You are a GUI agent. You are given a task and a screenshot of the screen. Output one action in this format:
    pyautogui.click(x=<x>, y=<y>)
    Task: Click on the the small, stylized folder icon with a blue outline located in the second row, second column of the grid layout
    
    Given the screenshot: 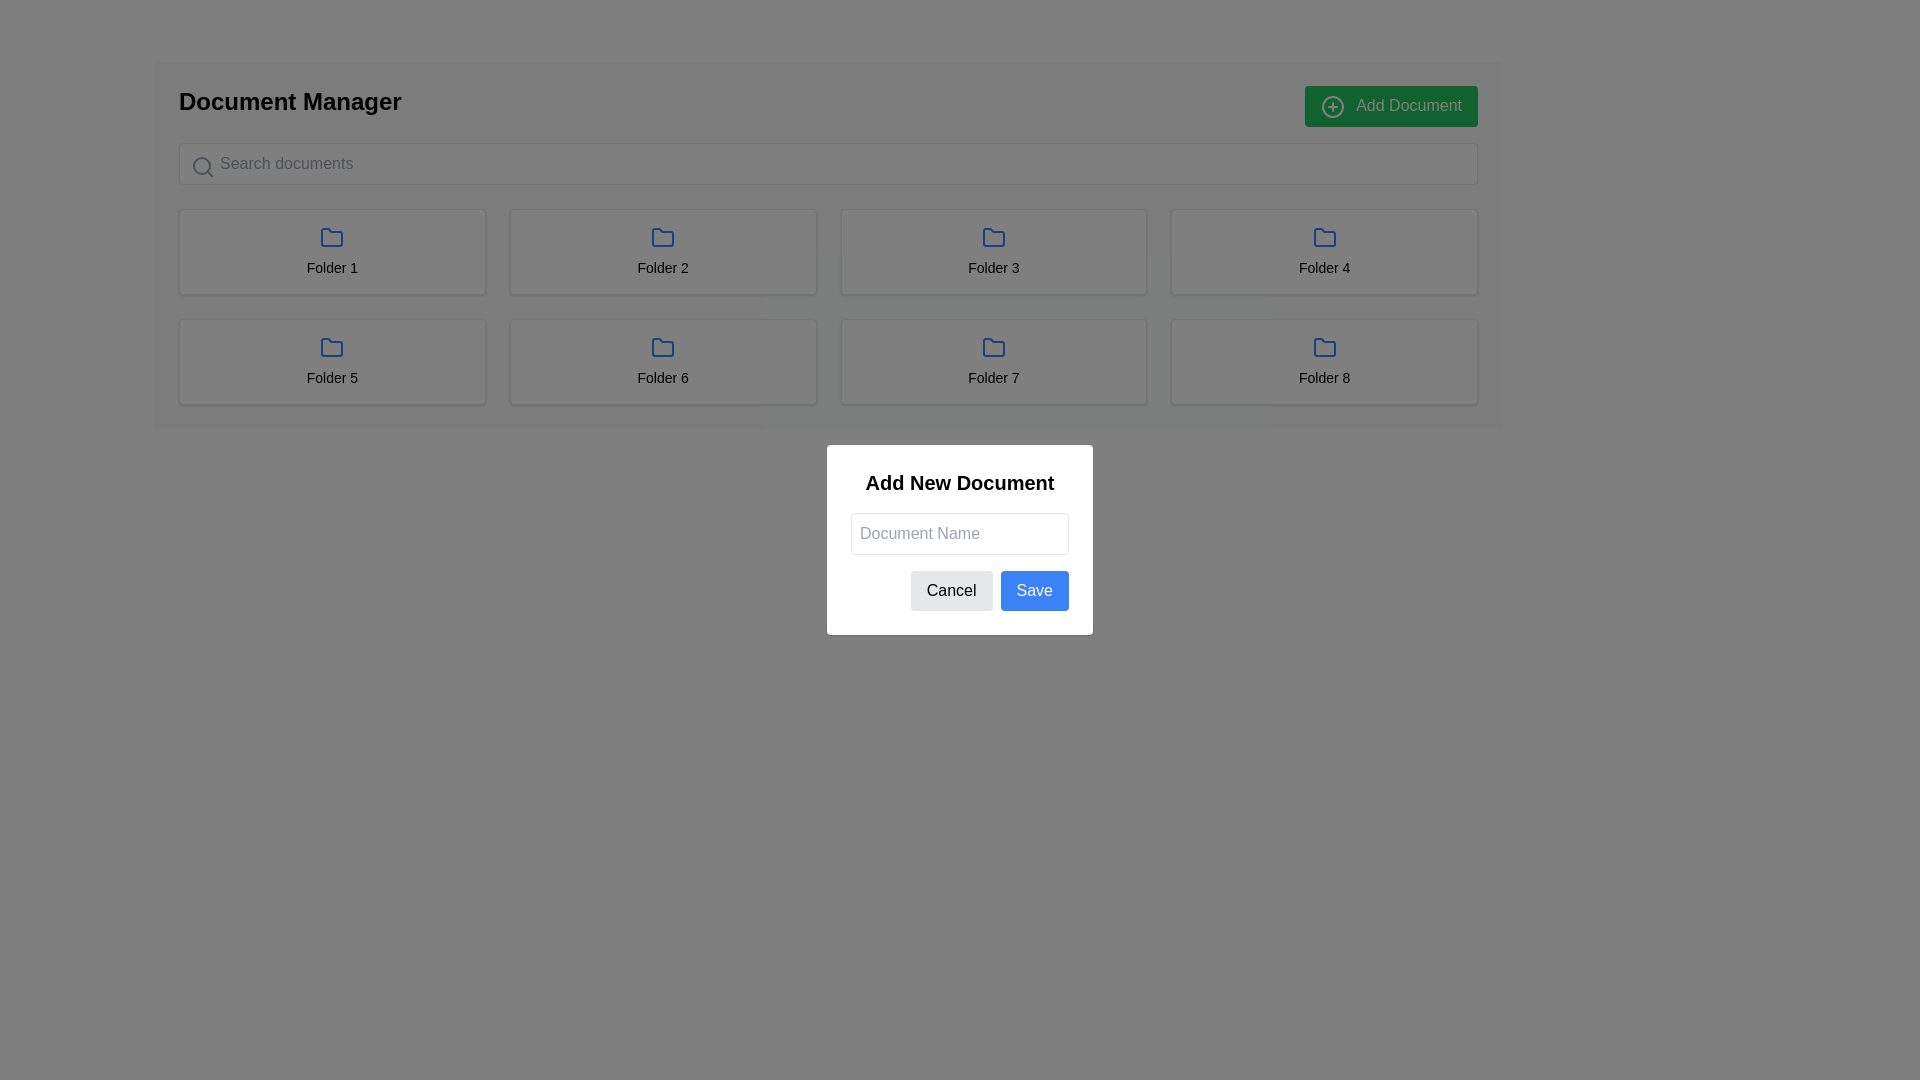 What is the action you would take?
    pyautogui.click(x=663, y=346)
    